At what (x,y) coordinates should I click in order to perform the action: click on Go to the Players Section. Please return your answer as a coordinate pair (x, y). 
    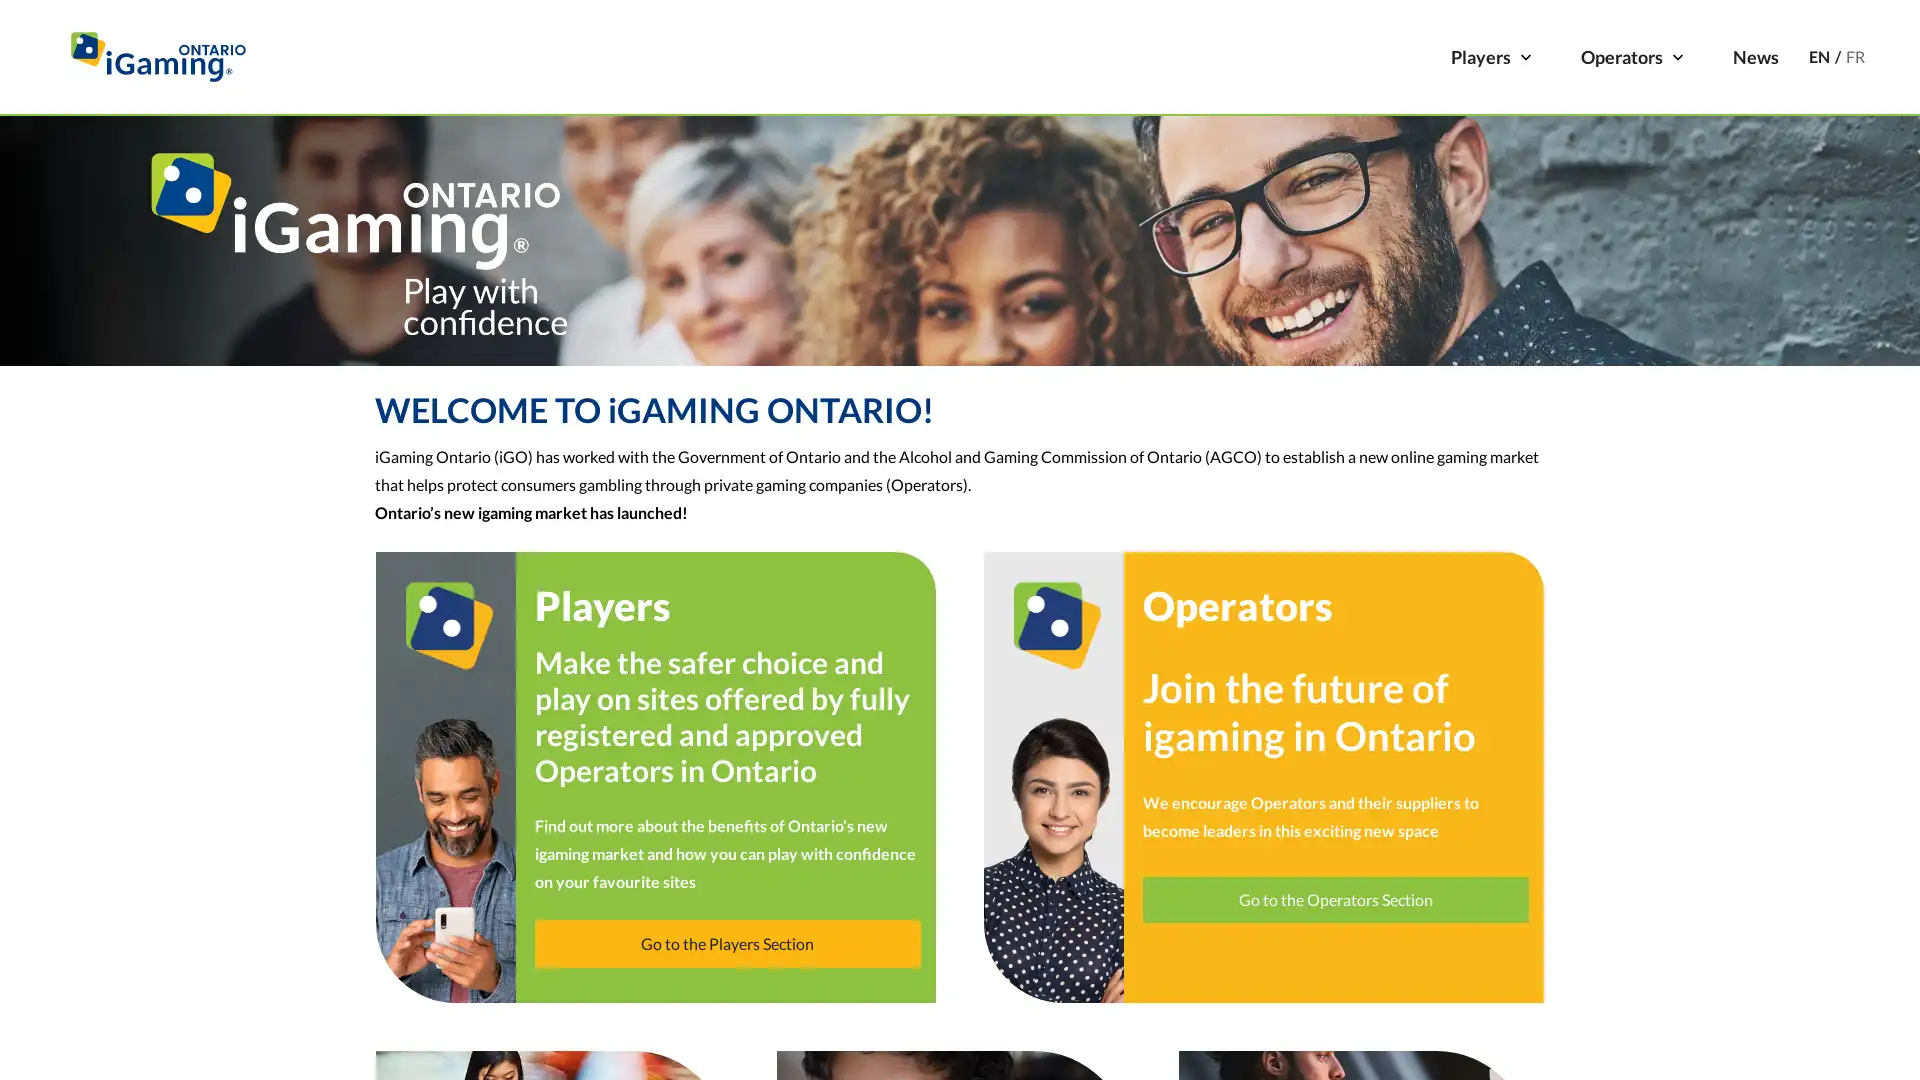
    Looking at the image, I should click on (725, 942).